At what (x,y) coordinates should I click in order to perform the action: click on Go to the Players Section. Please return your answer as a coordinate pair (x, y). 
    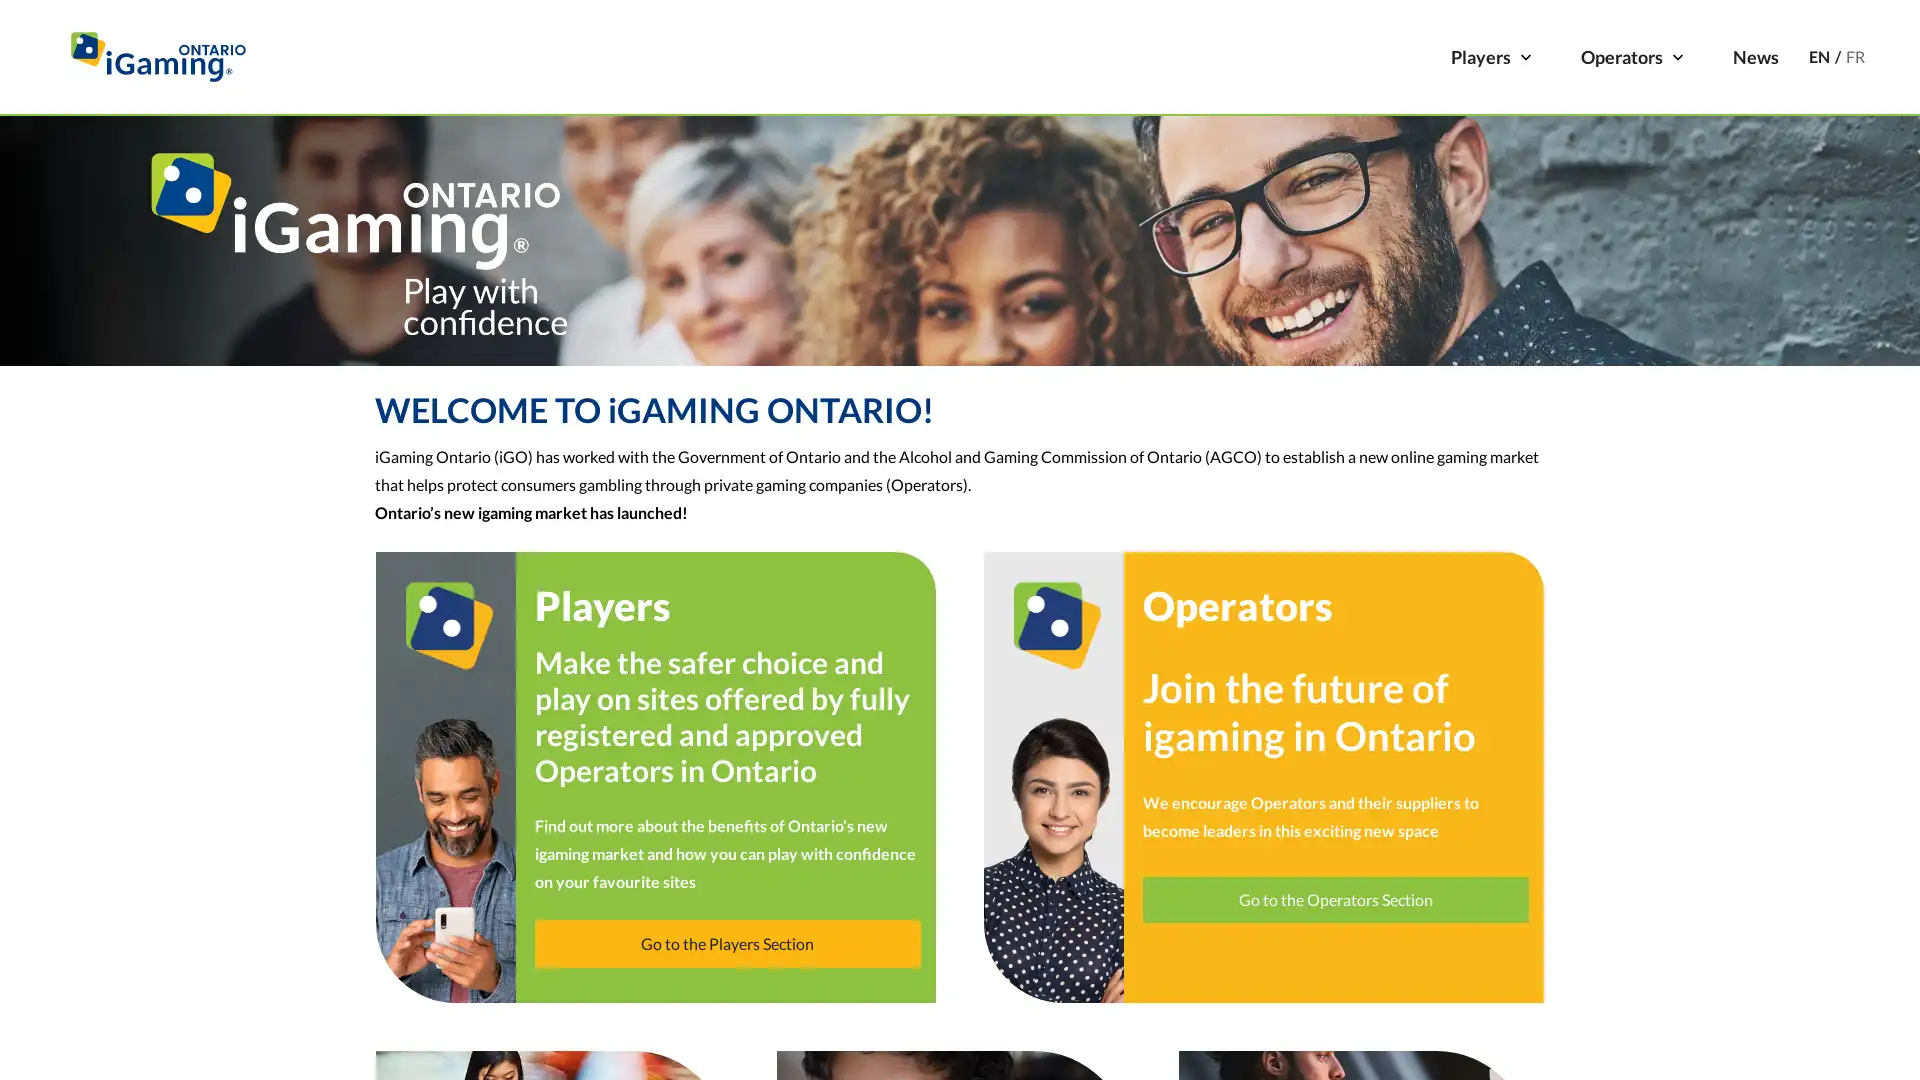
    Looking at the image, I should click on (725, 942).